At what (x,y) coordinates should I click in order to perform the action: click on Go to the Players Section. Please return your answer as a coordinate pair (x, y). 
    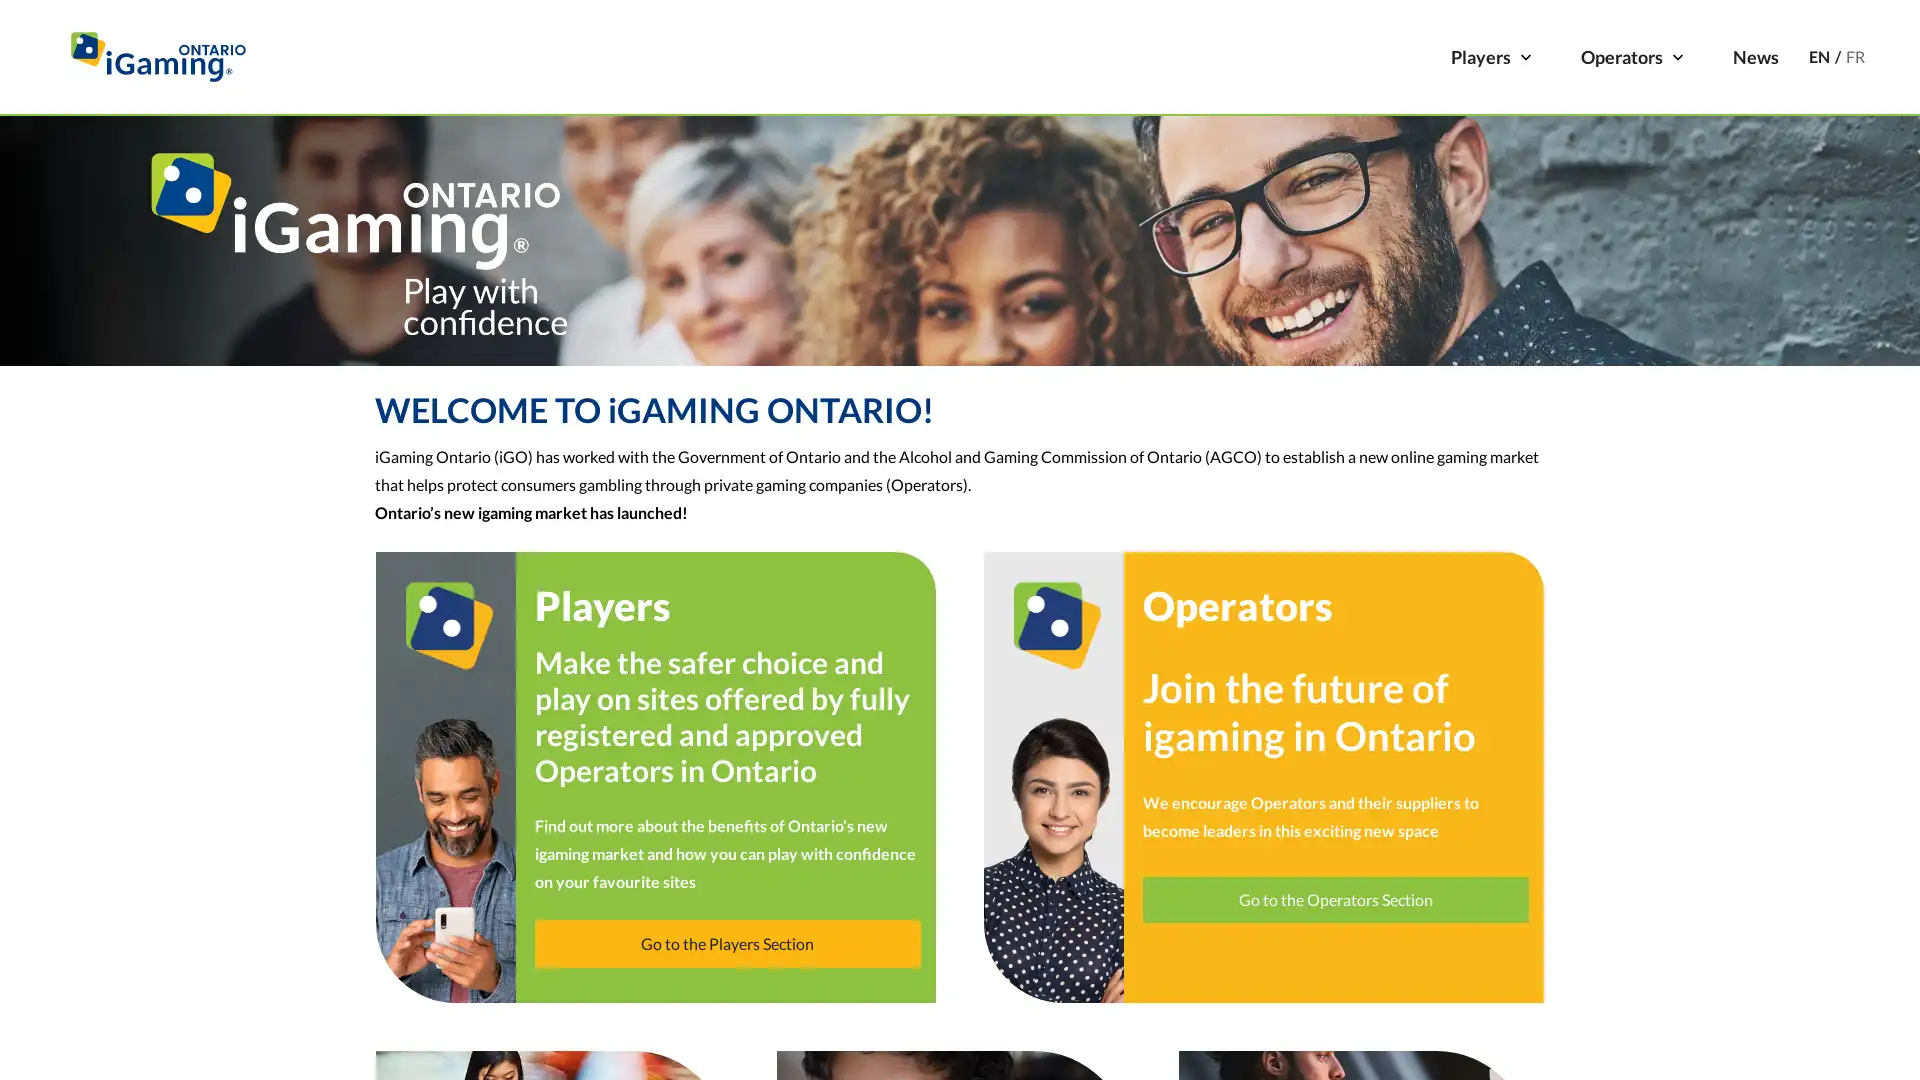
    Looking at the image, I should click on (725, 942).